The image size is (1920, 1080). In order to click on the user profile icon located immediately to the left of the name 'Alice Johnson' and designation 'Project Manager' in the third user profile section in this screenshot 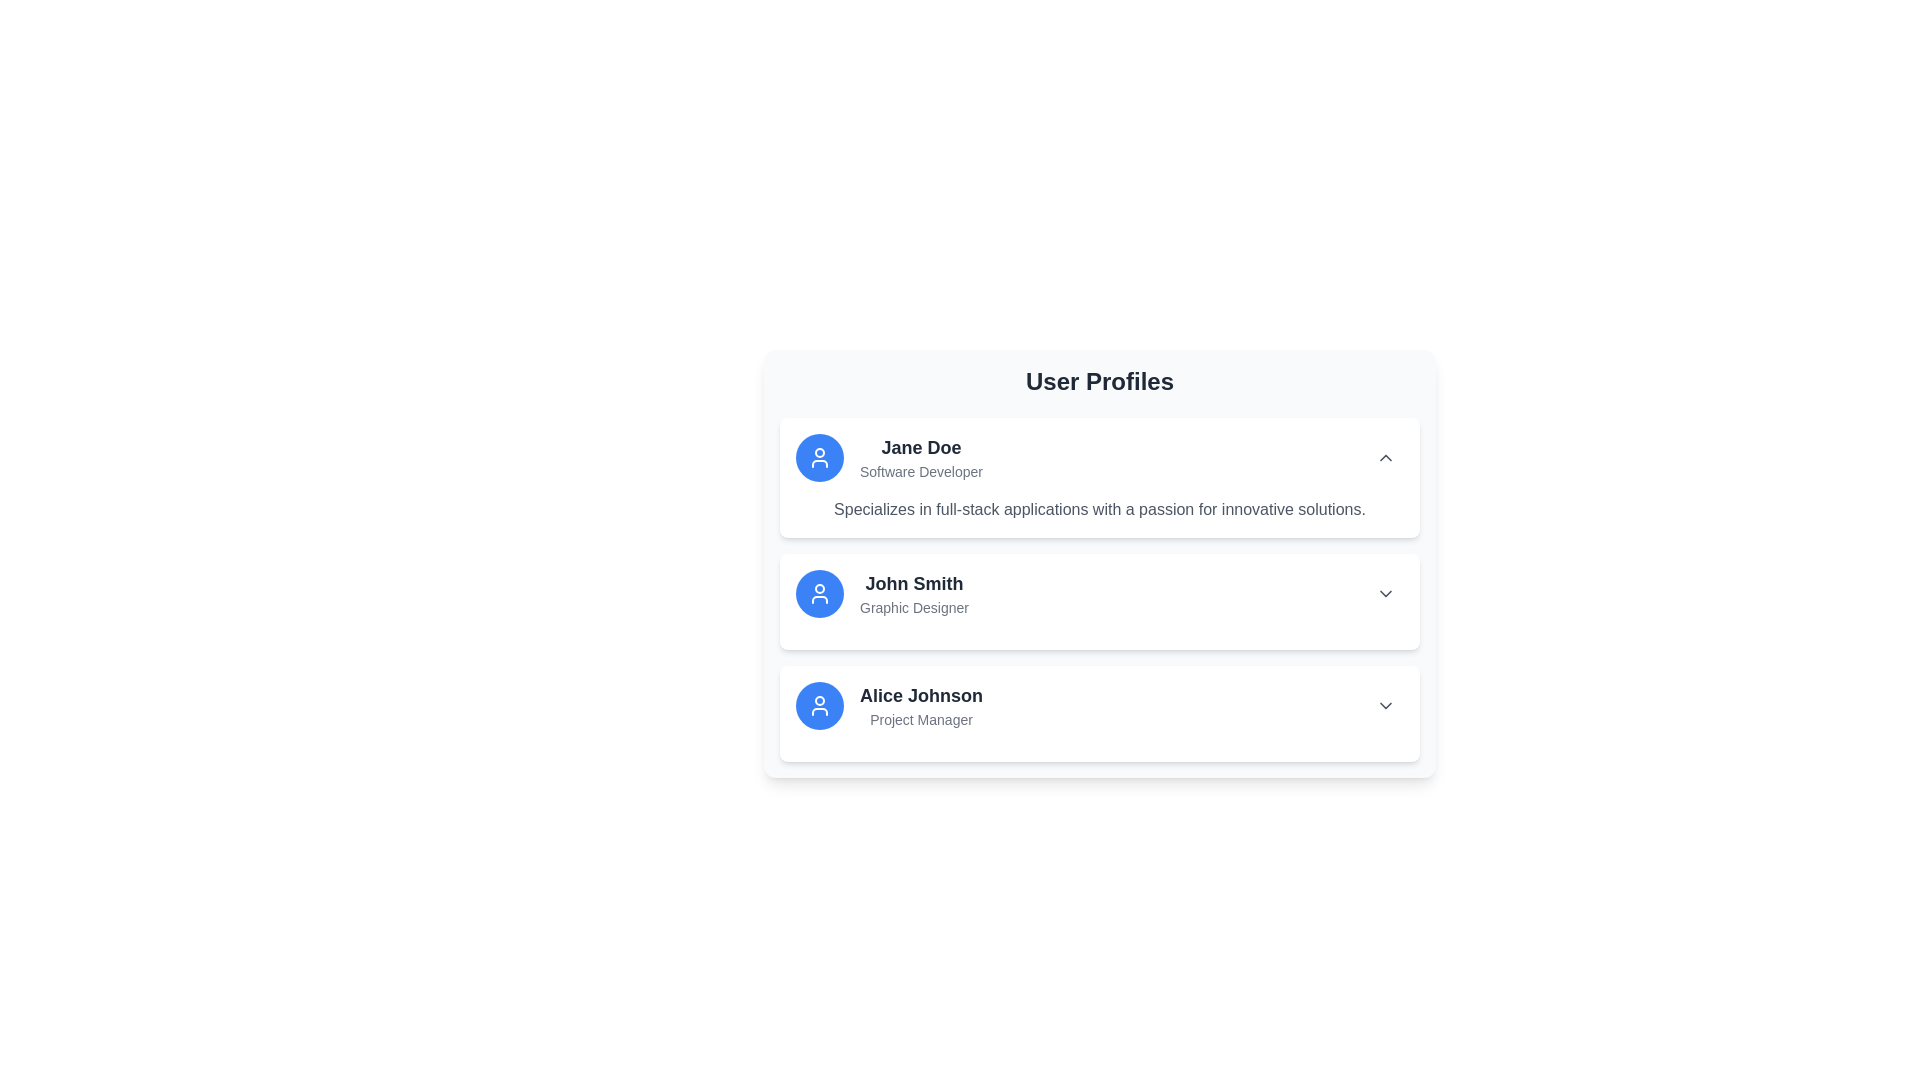, I will do `click(820, 704)`.